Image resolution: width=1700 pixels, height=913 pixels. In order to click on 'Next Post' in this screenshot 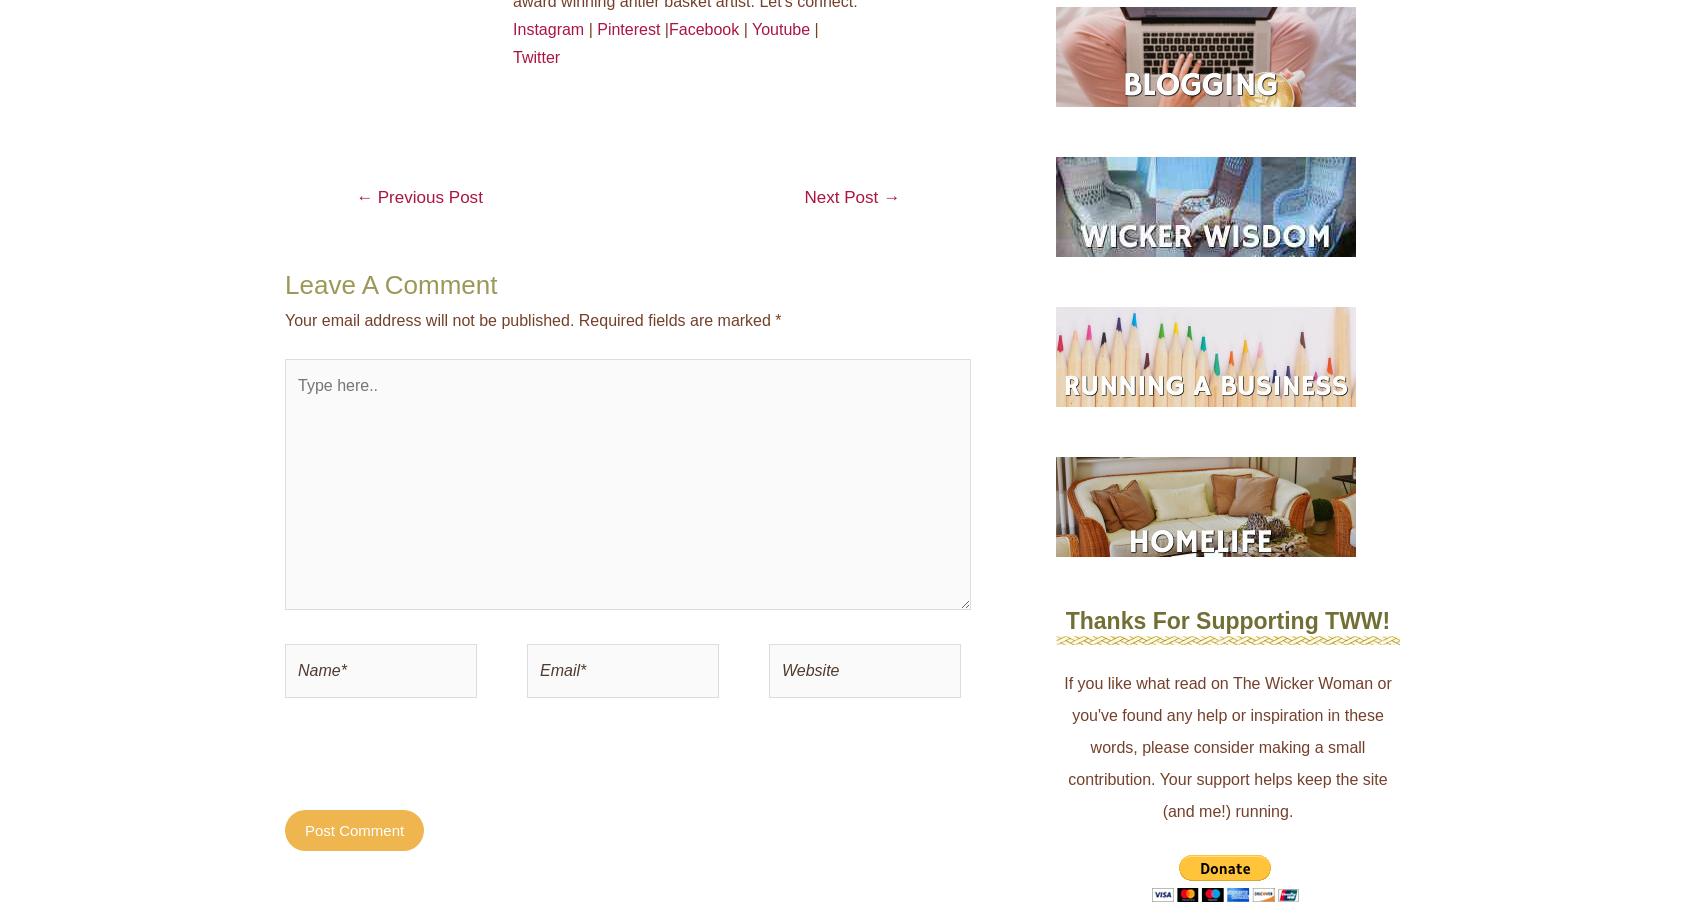, I will do `click(842, 196)`.